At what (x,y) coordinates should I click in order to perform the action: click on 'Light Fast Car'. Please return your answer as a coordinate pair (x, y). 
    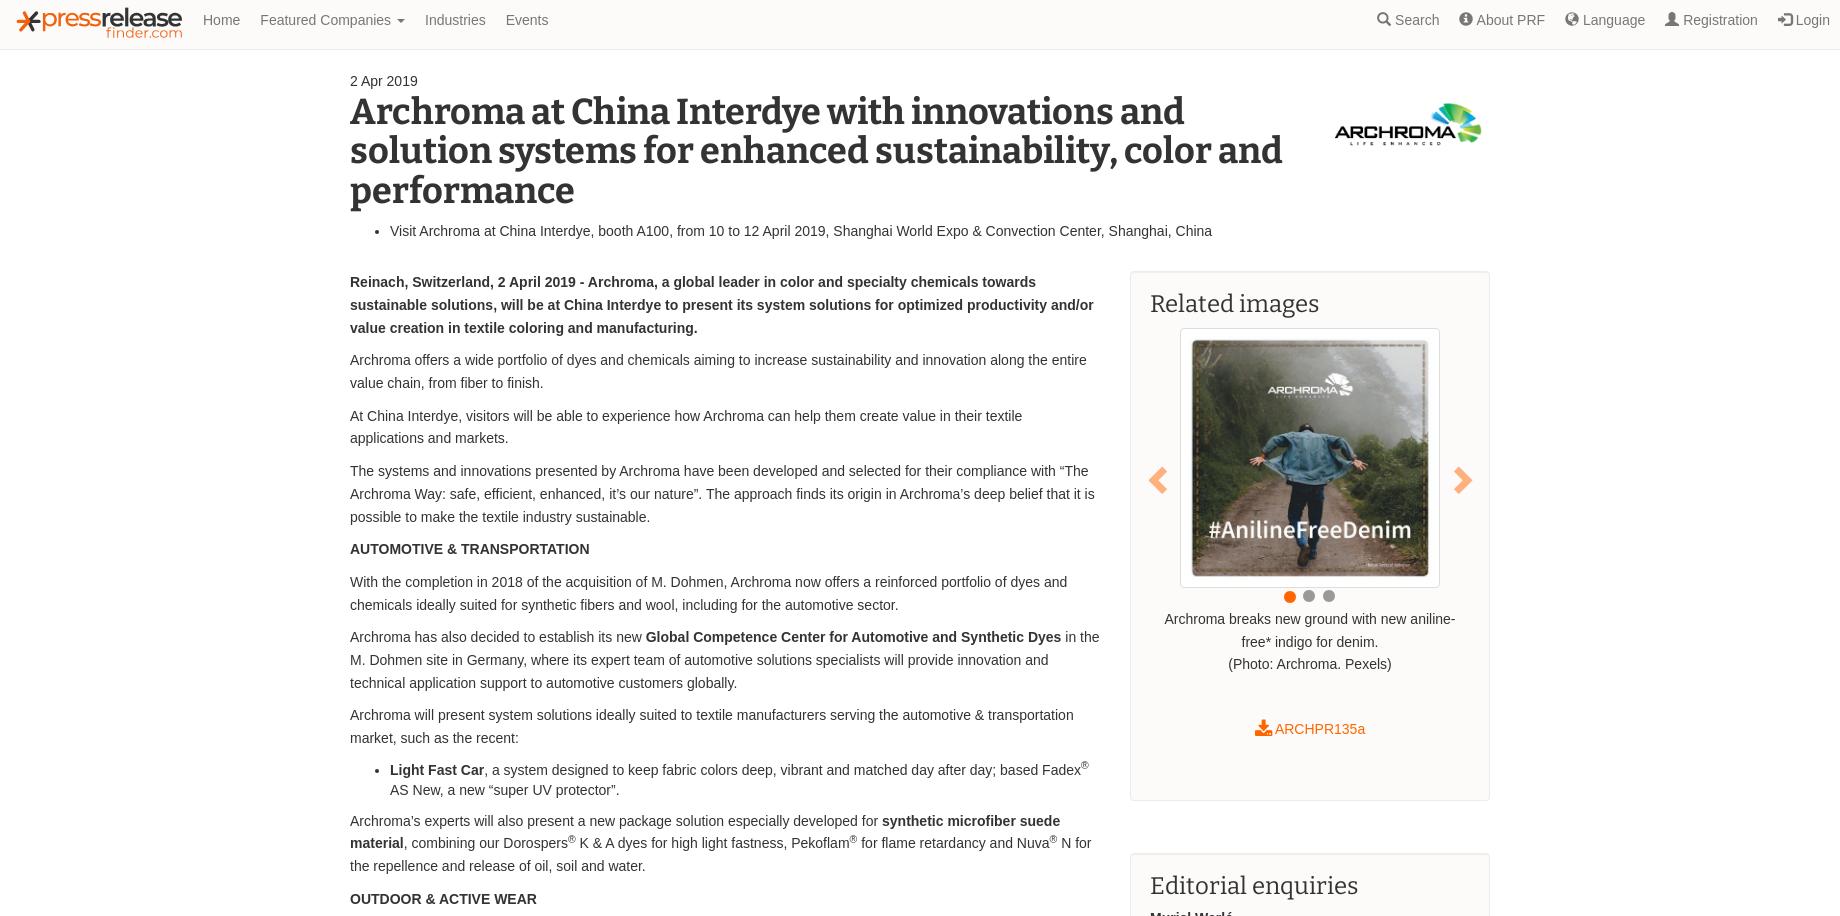
    Looking at the image, I should click on (436, 767).